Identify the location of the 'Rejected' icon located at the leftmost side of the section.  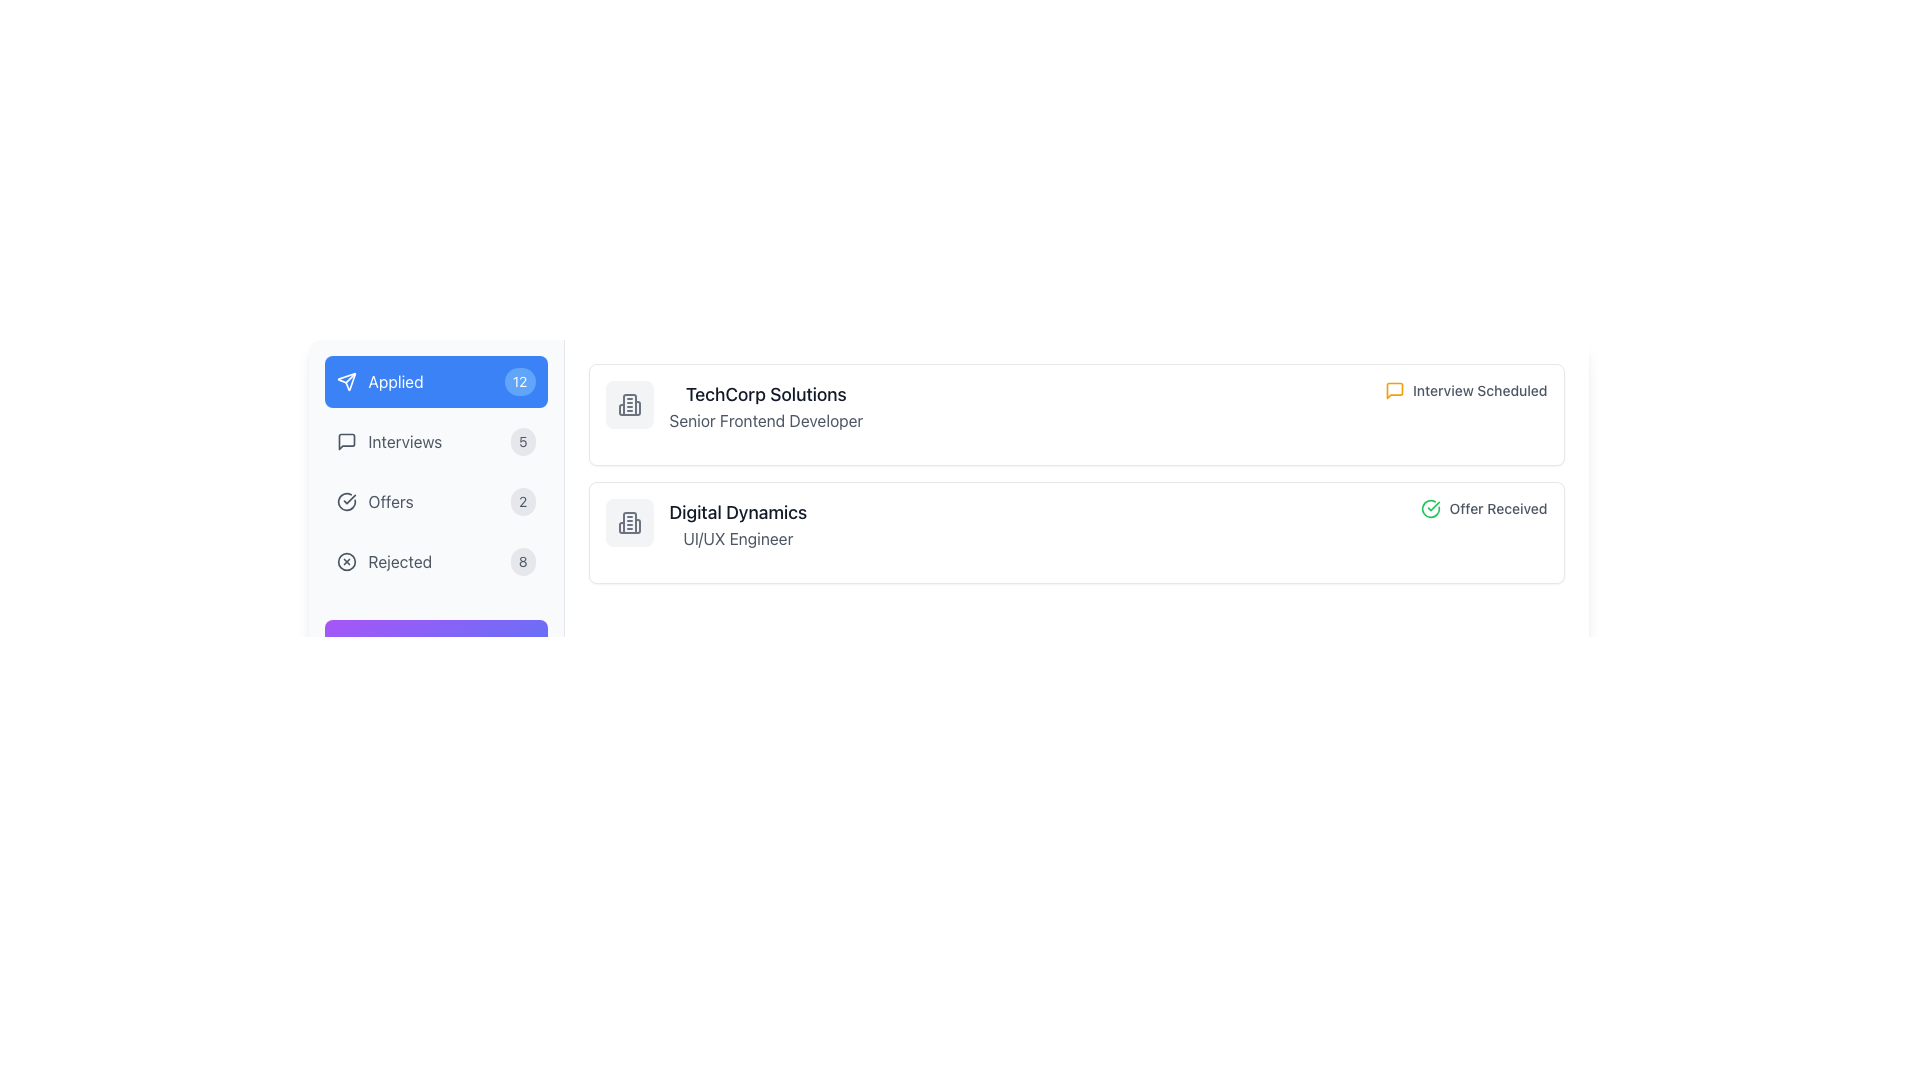
(346, 562).